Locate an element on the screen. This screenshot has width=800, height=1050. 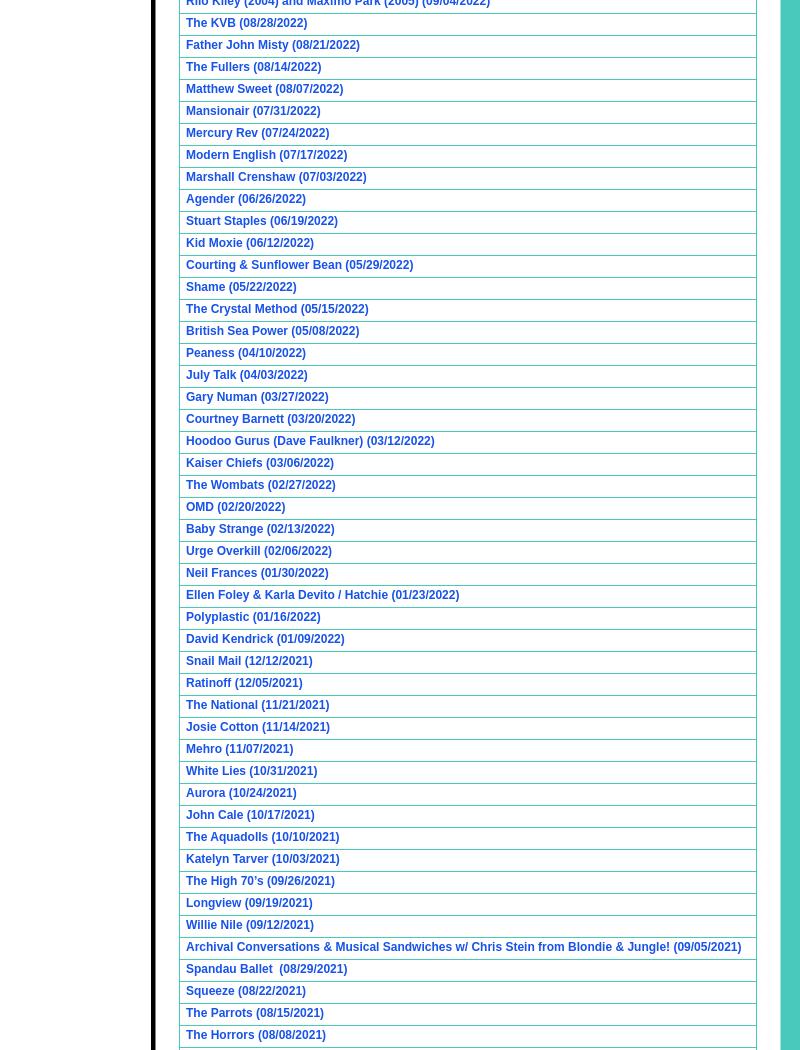
'Courting & Sunflower Bean (05/29/2022)' is located at coordinates (299, 264).